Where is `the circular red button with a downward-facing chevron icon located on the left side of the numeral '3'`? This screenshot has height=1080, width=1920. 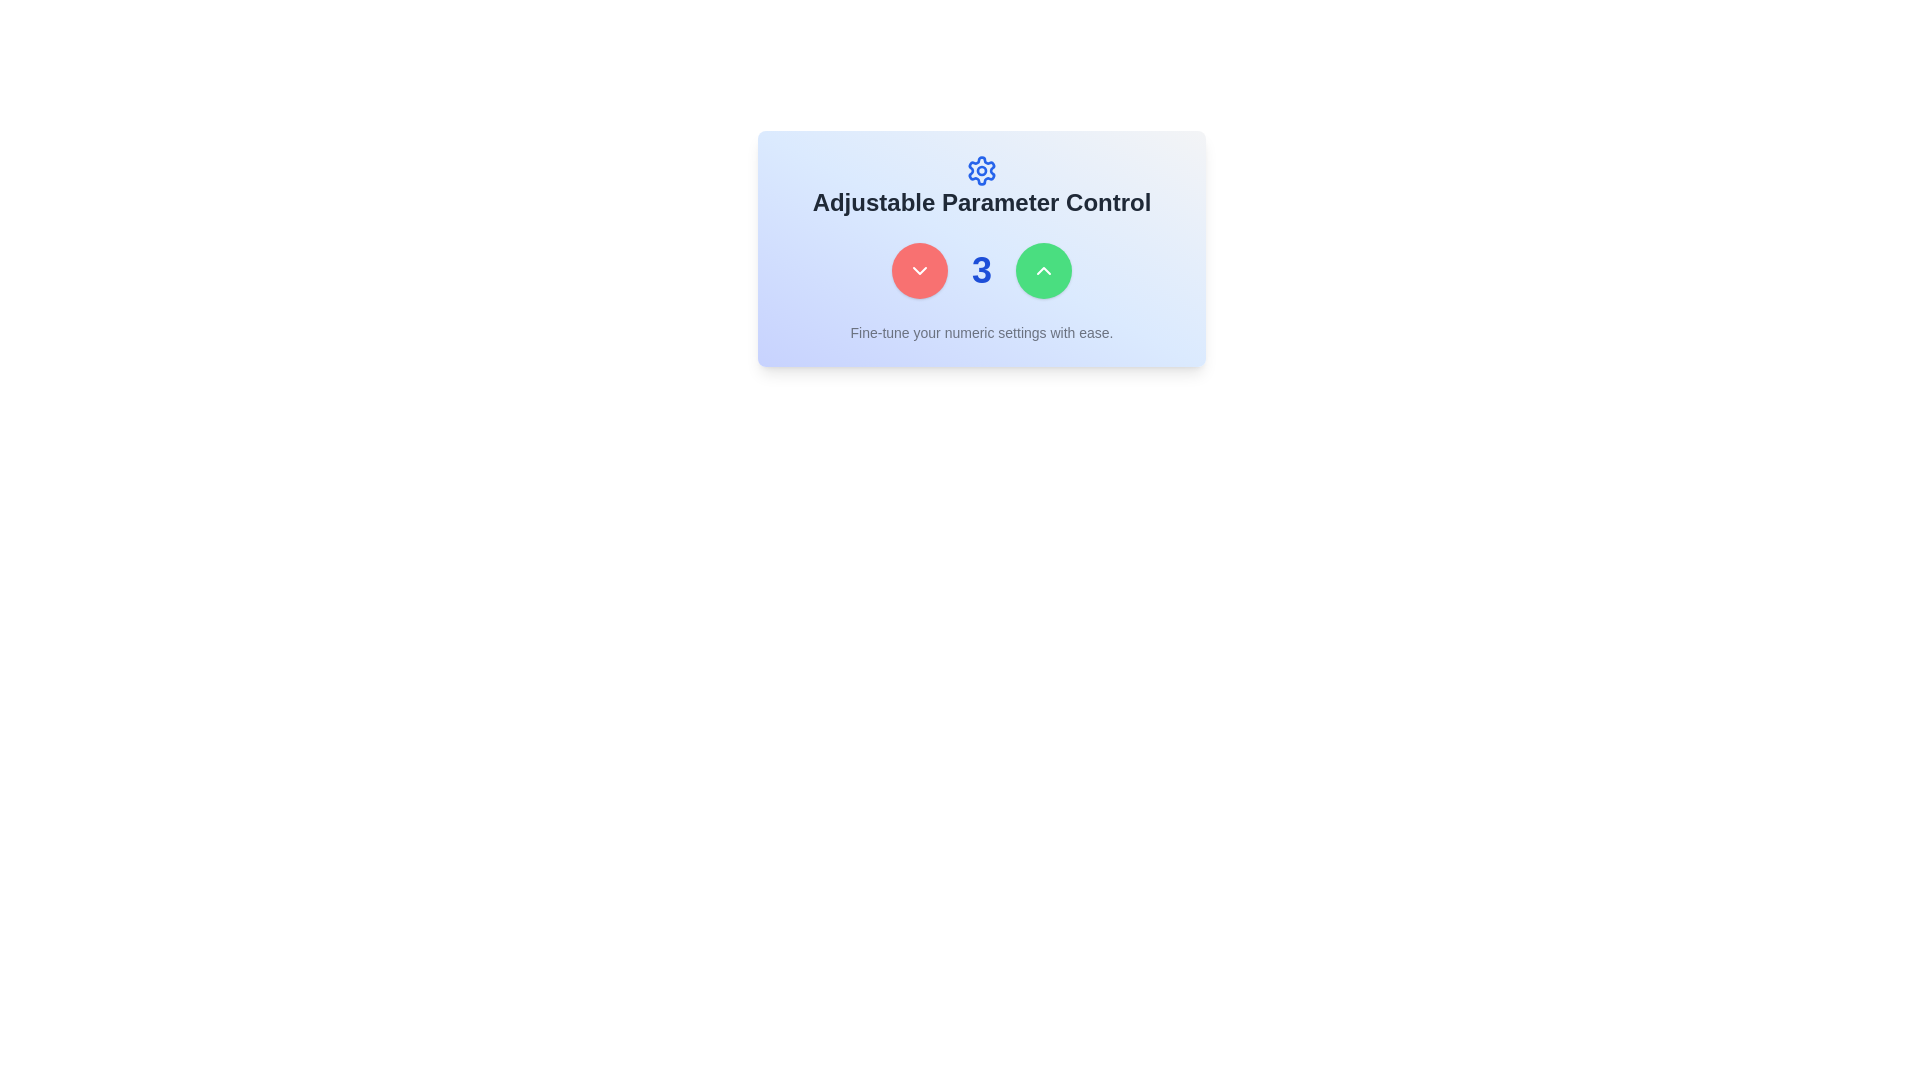
the circular red button with a downward-facing chevron icon located on the left side of the numeral '3' is located at coordinates (919, 270).